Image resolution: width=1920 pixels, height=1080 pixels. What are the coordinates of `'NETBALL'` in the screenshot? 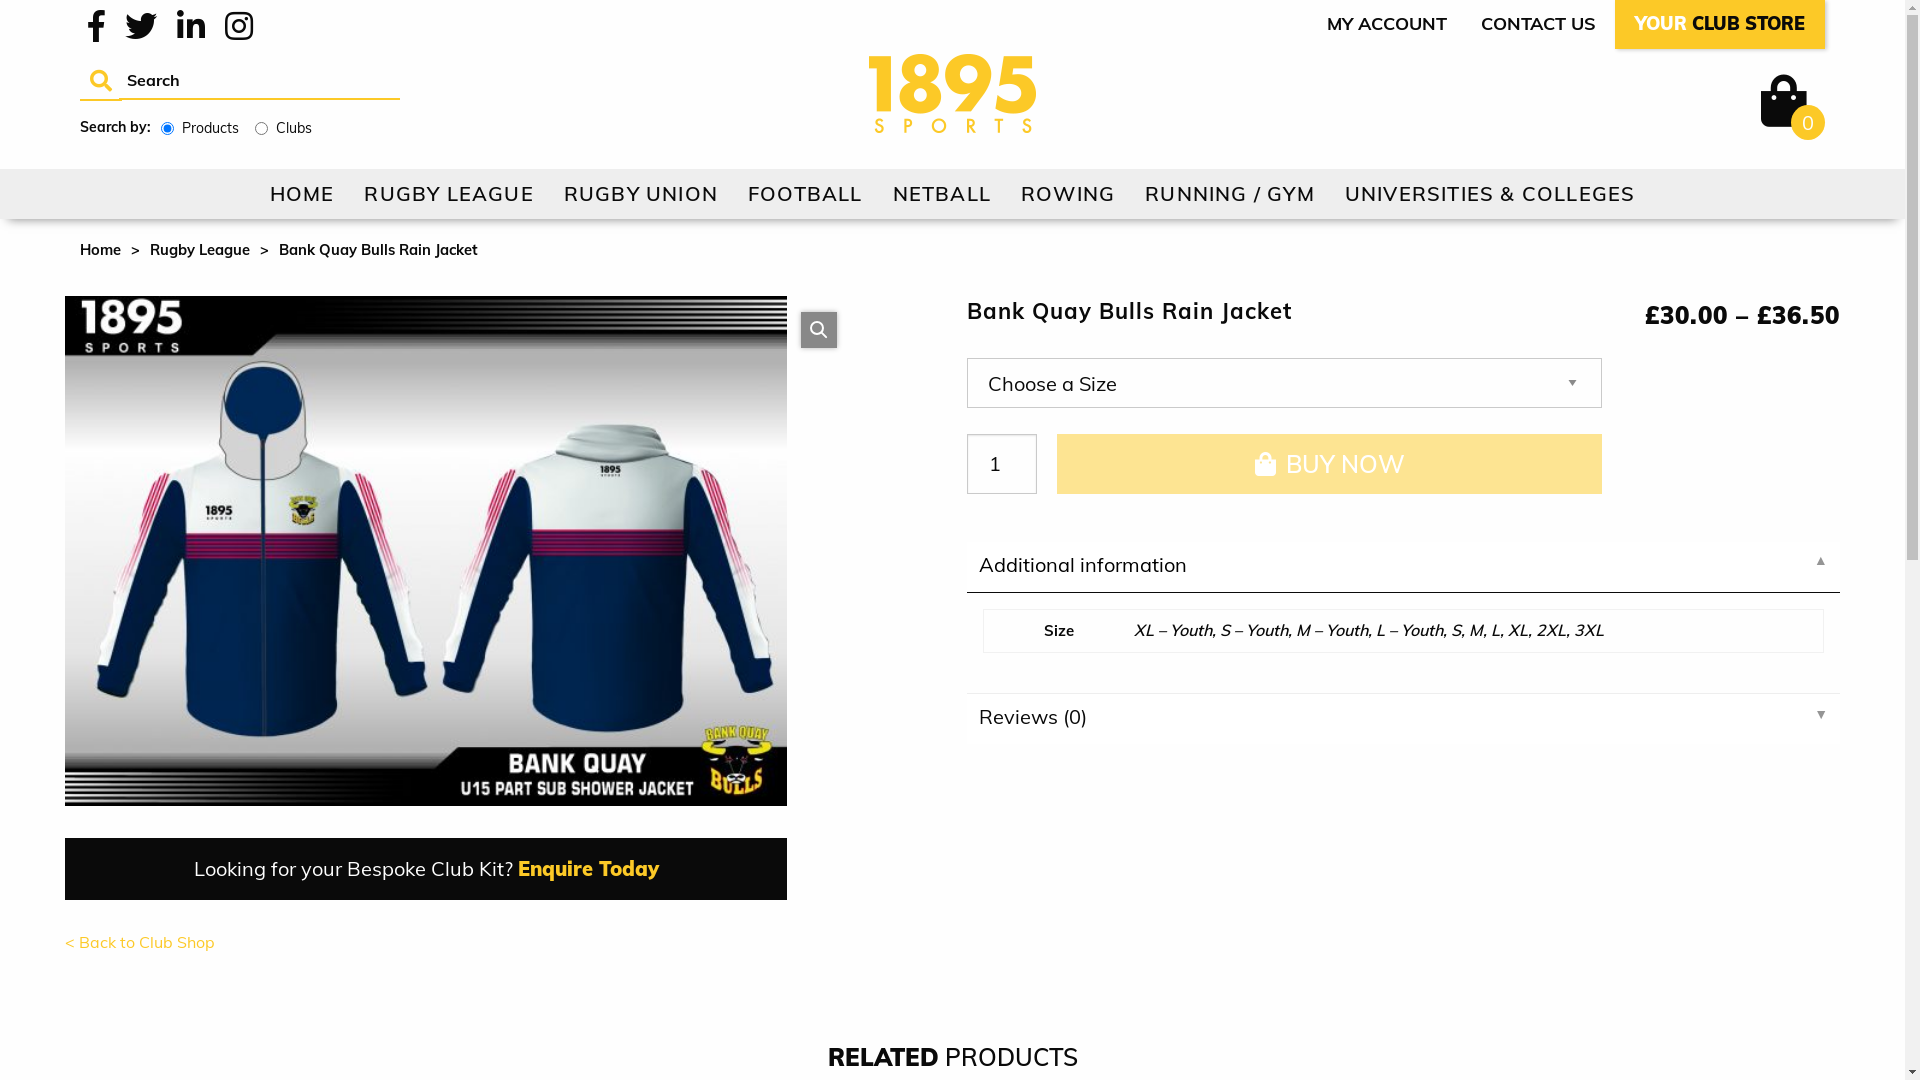 It's located at (940, 193).